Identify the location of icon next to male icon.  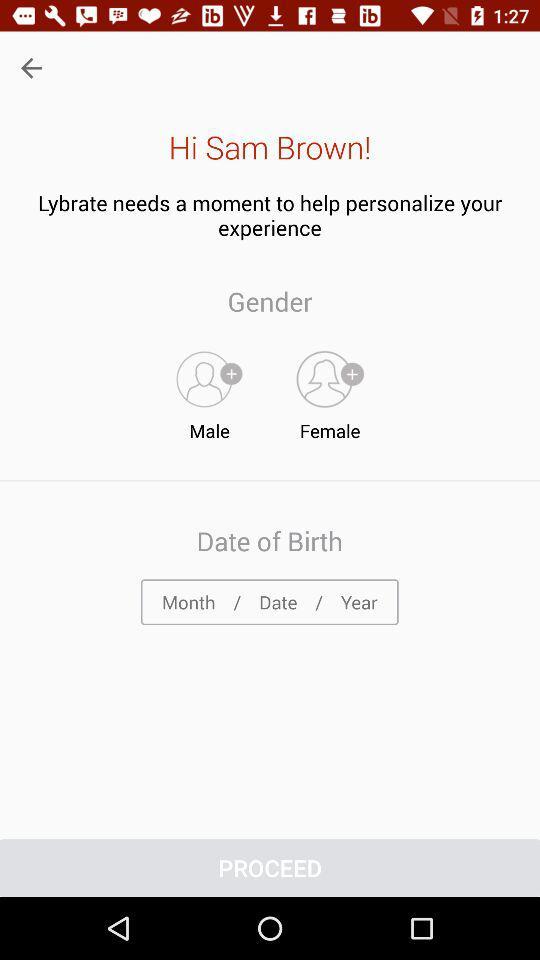
(330, 390).